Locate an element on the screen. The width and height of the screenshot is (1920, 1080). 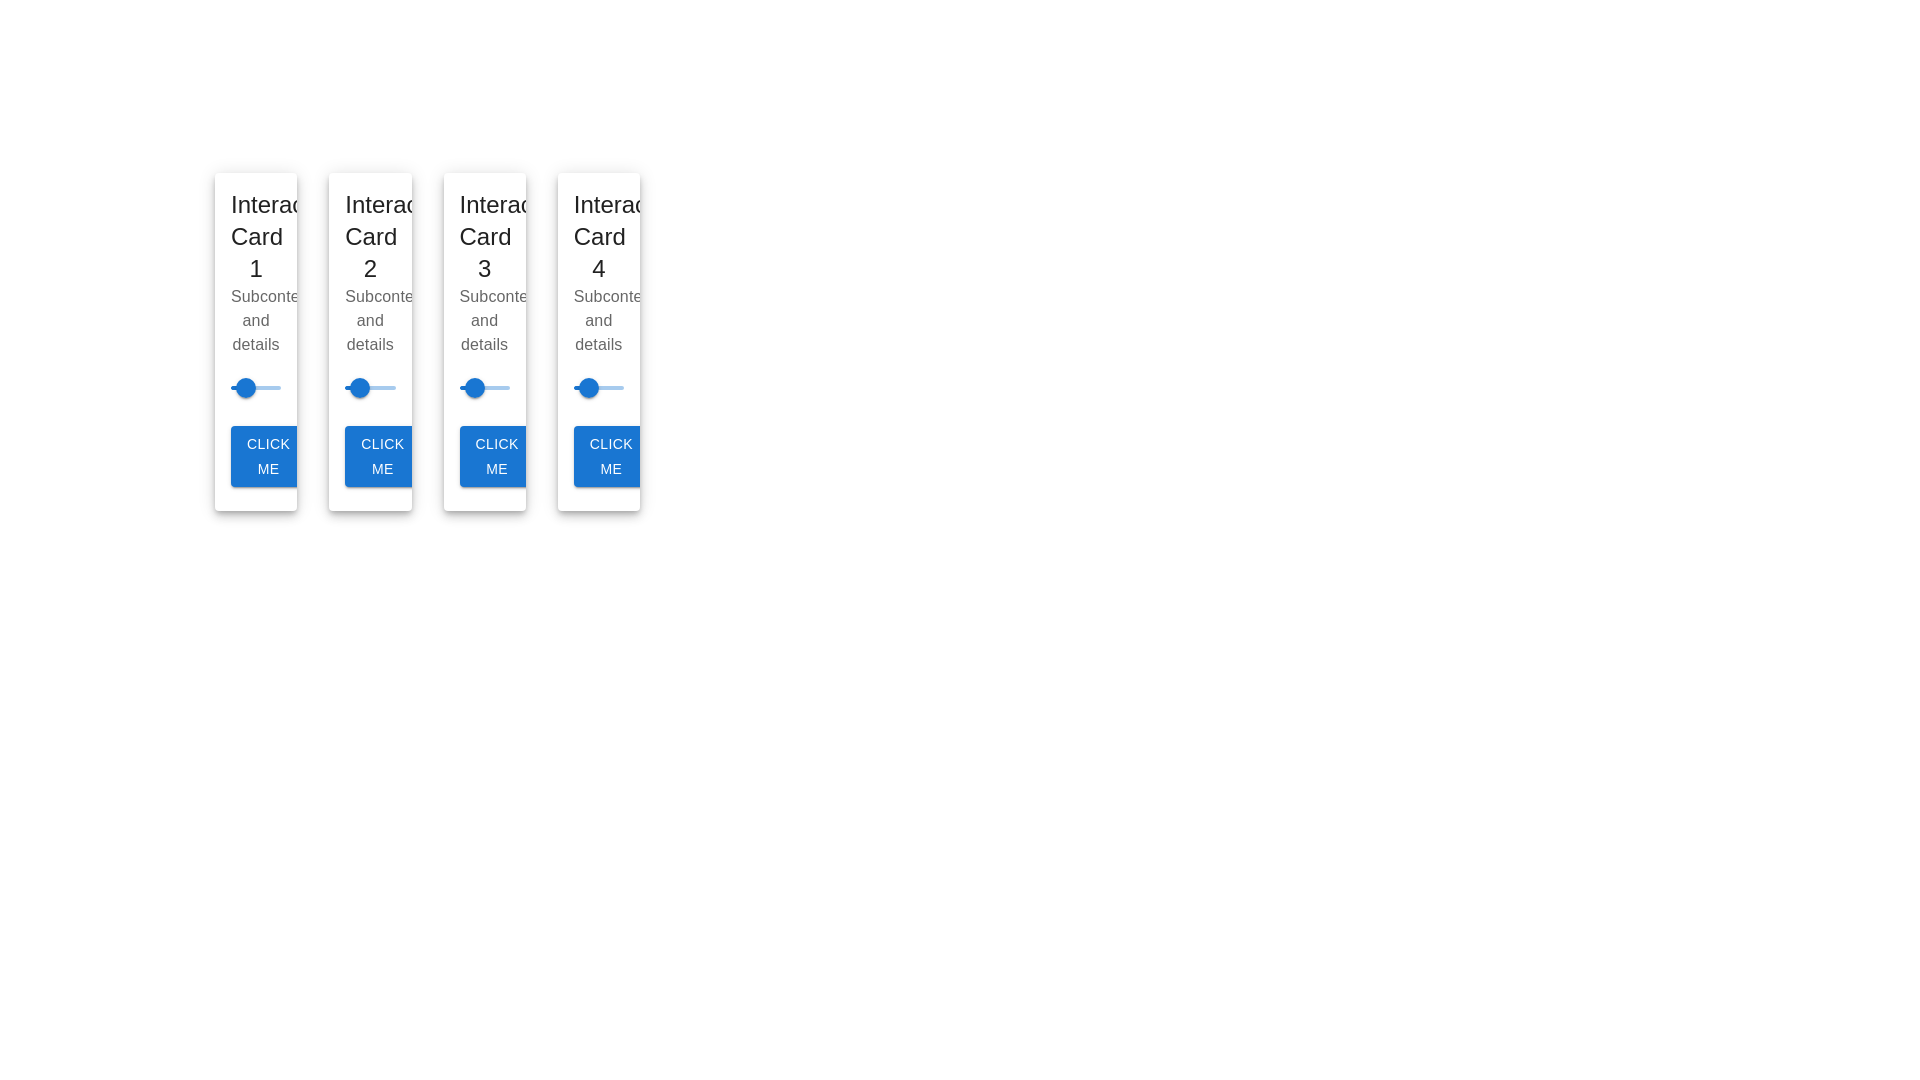
the static text label that serves as the title for the third card (Interactive Card 3) in a horizontally arranged group of four identical cards is located at coordinates (484, 236).